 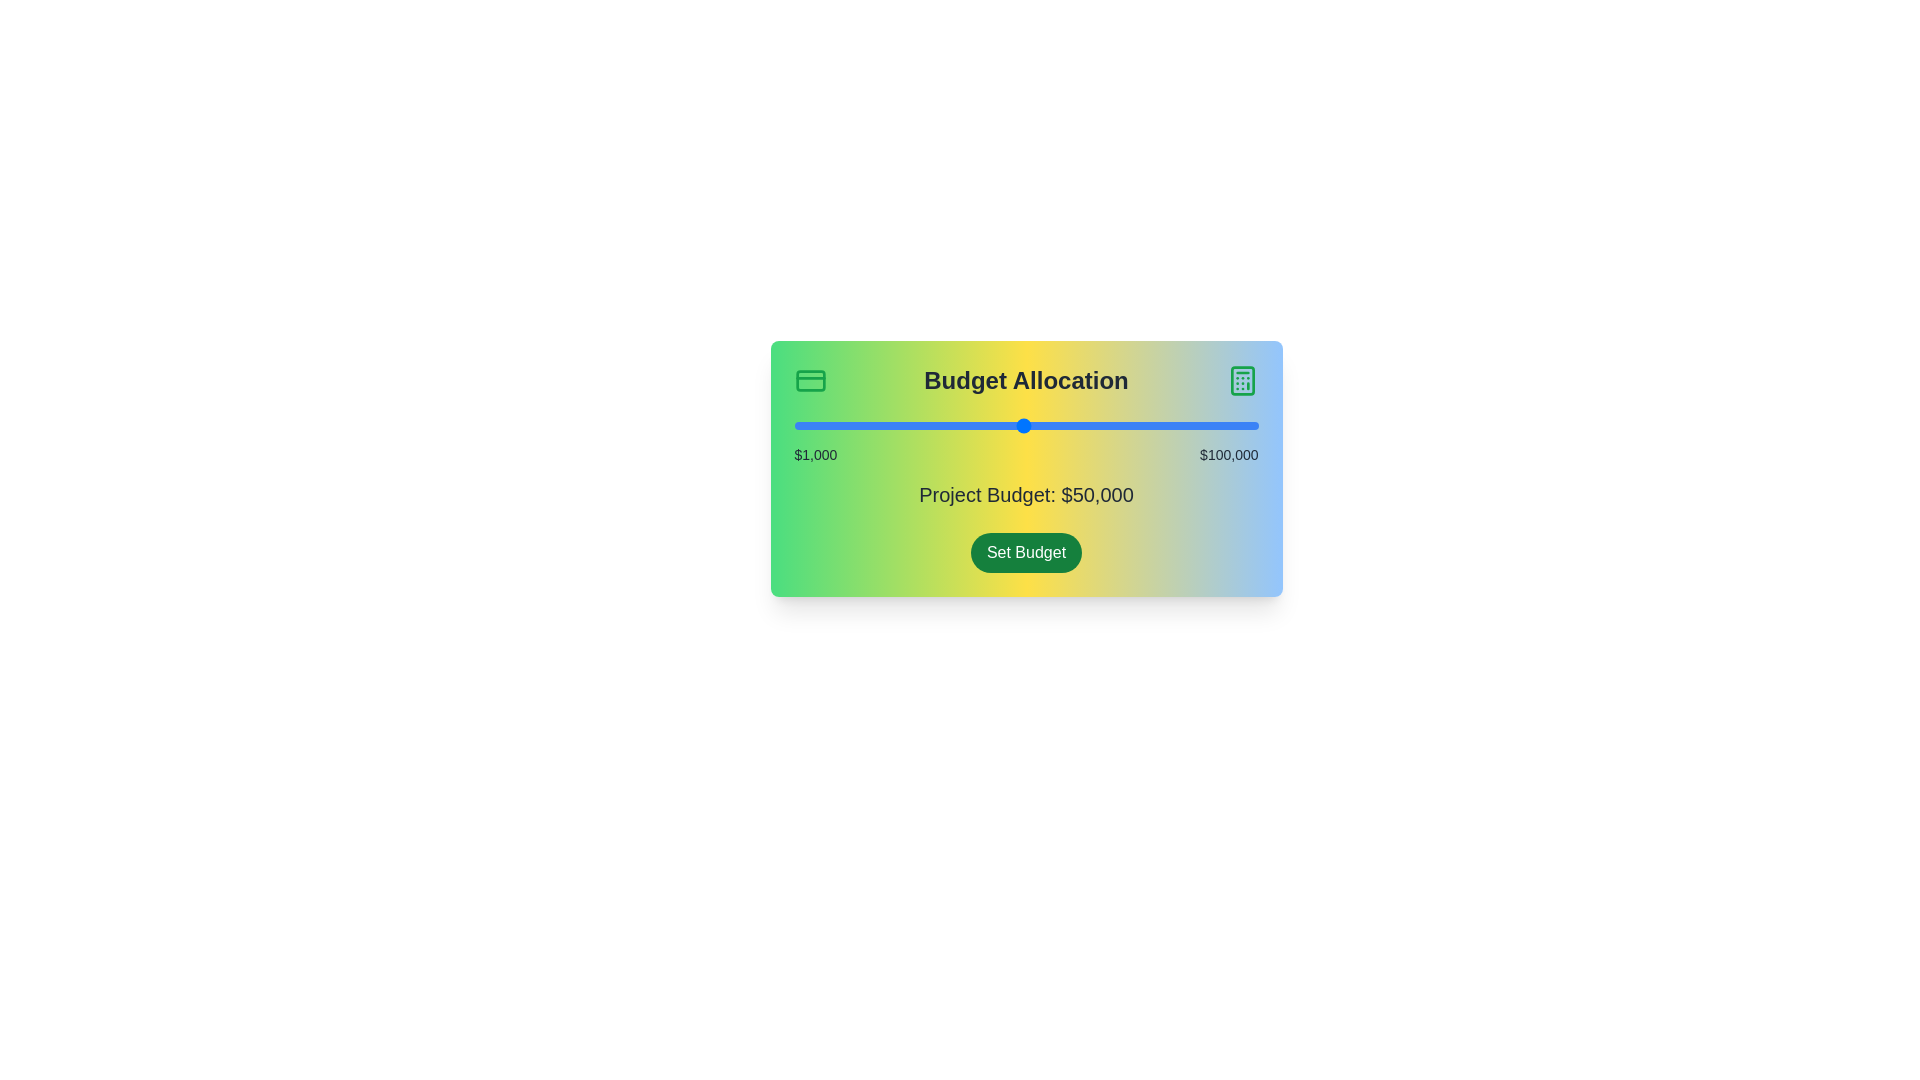 What do you see at coordinates (1106, 424) in the screenshot?
I see `the slider to set the project budget to 67771 dollars` at bounding box center [1106, 424].